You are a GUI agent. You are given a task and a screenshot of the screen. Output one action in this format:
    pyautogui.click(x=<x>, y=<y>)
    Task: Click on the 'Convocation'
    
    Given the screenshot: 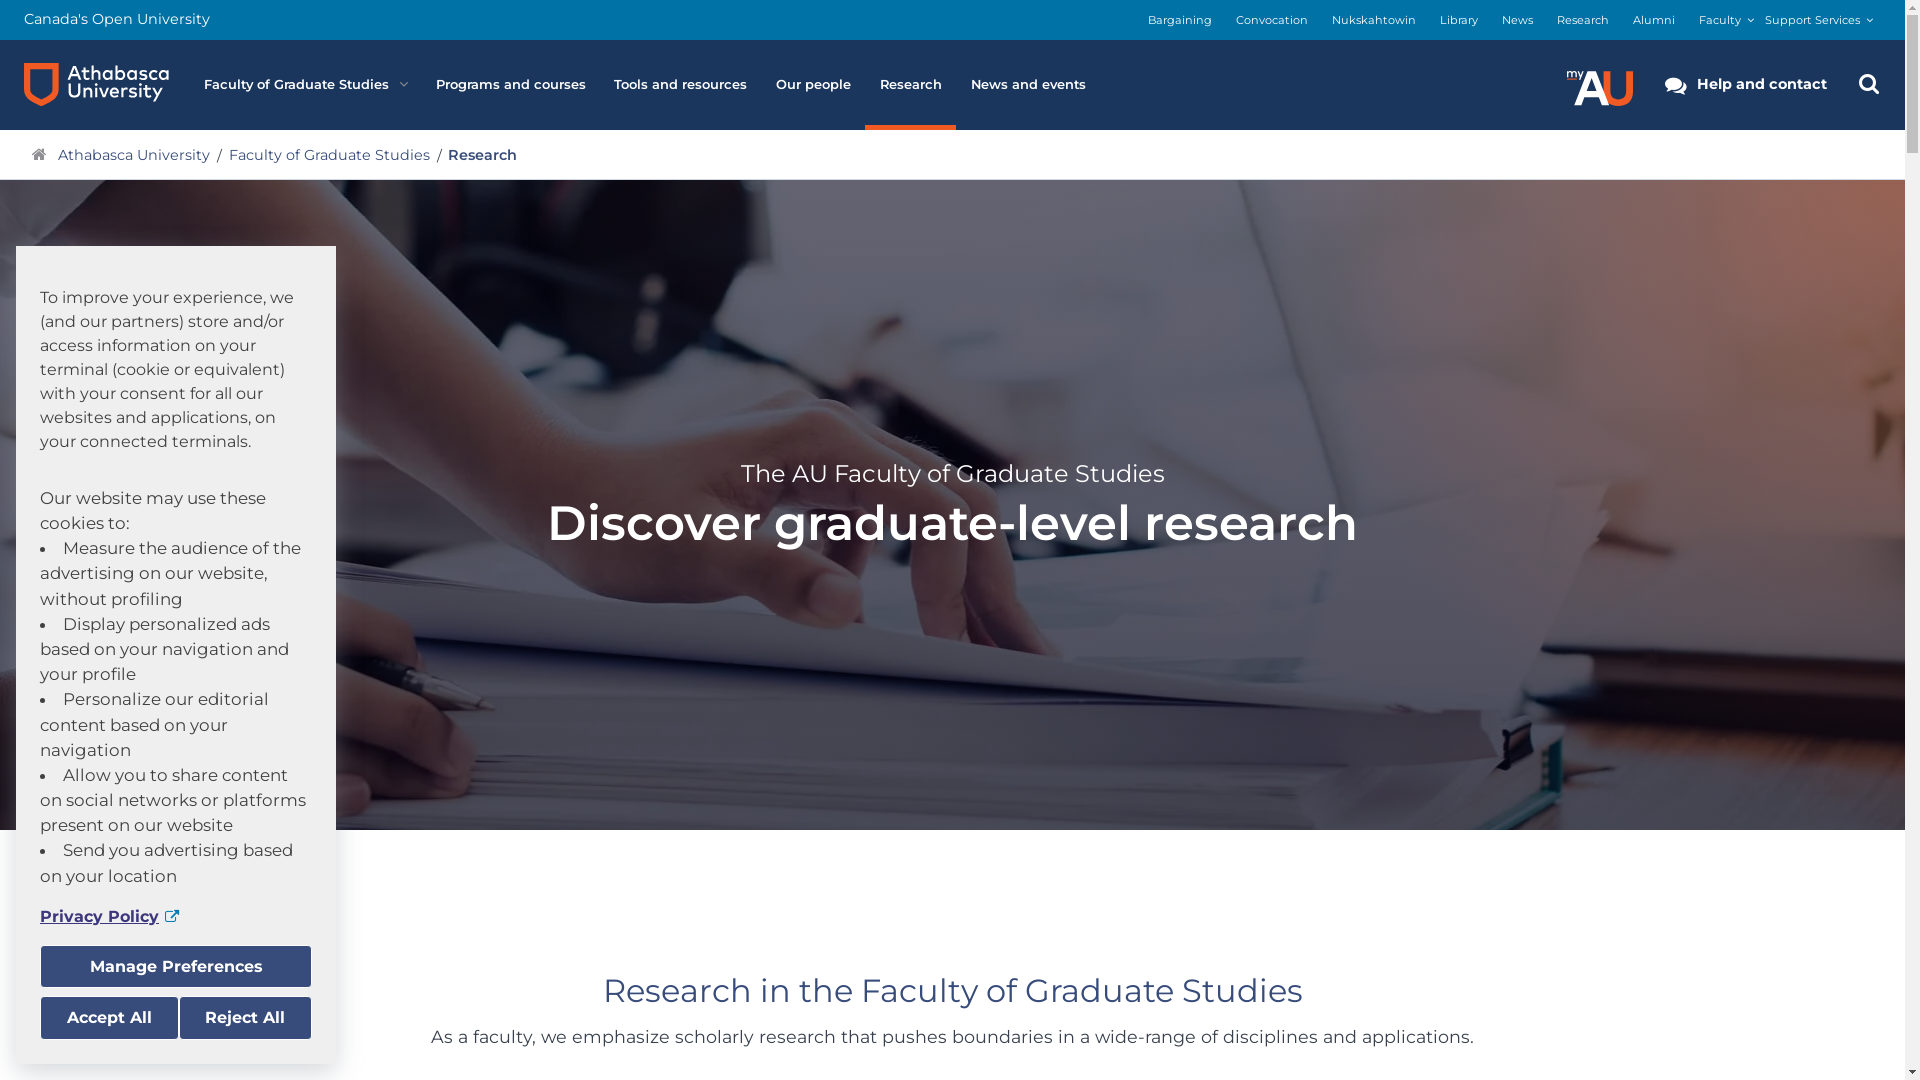 What is the action you would take?
    pyautogui.click(x=1271, y=20)
    